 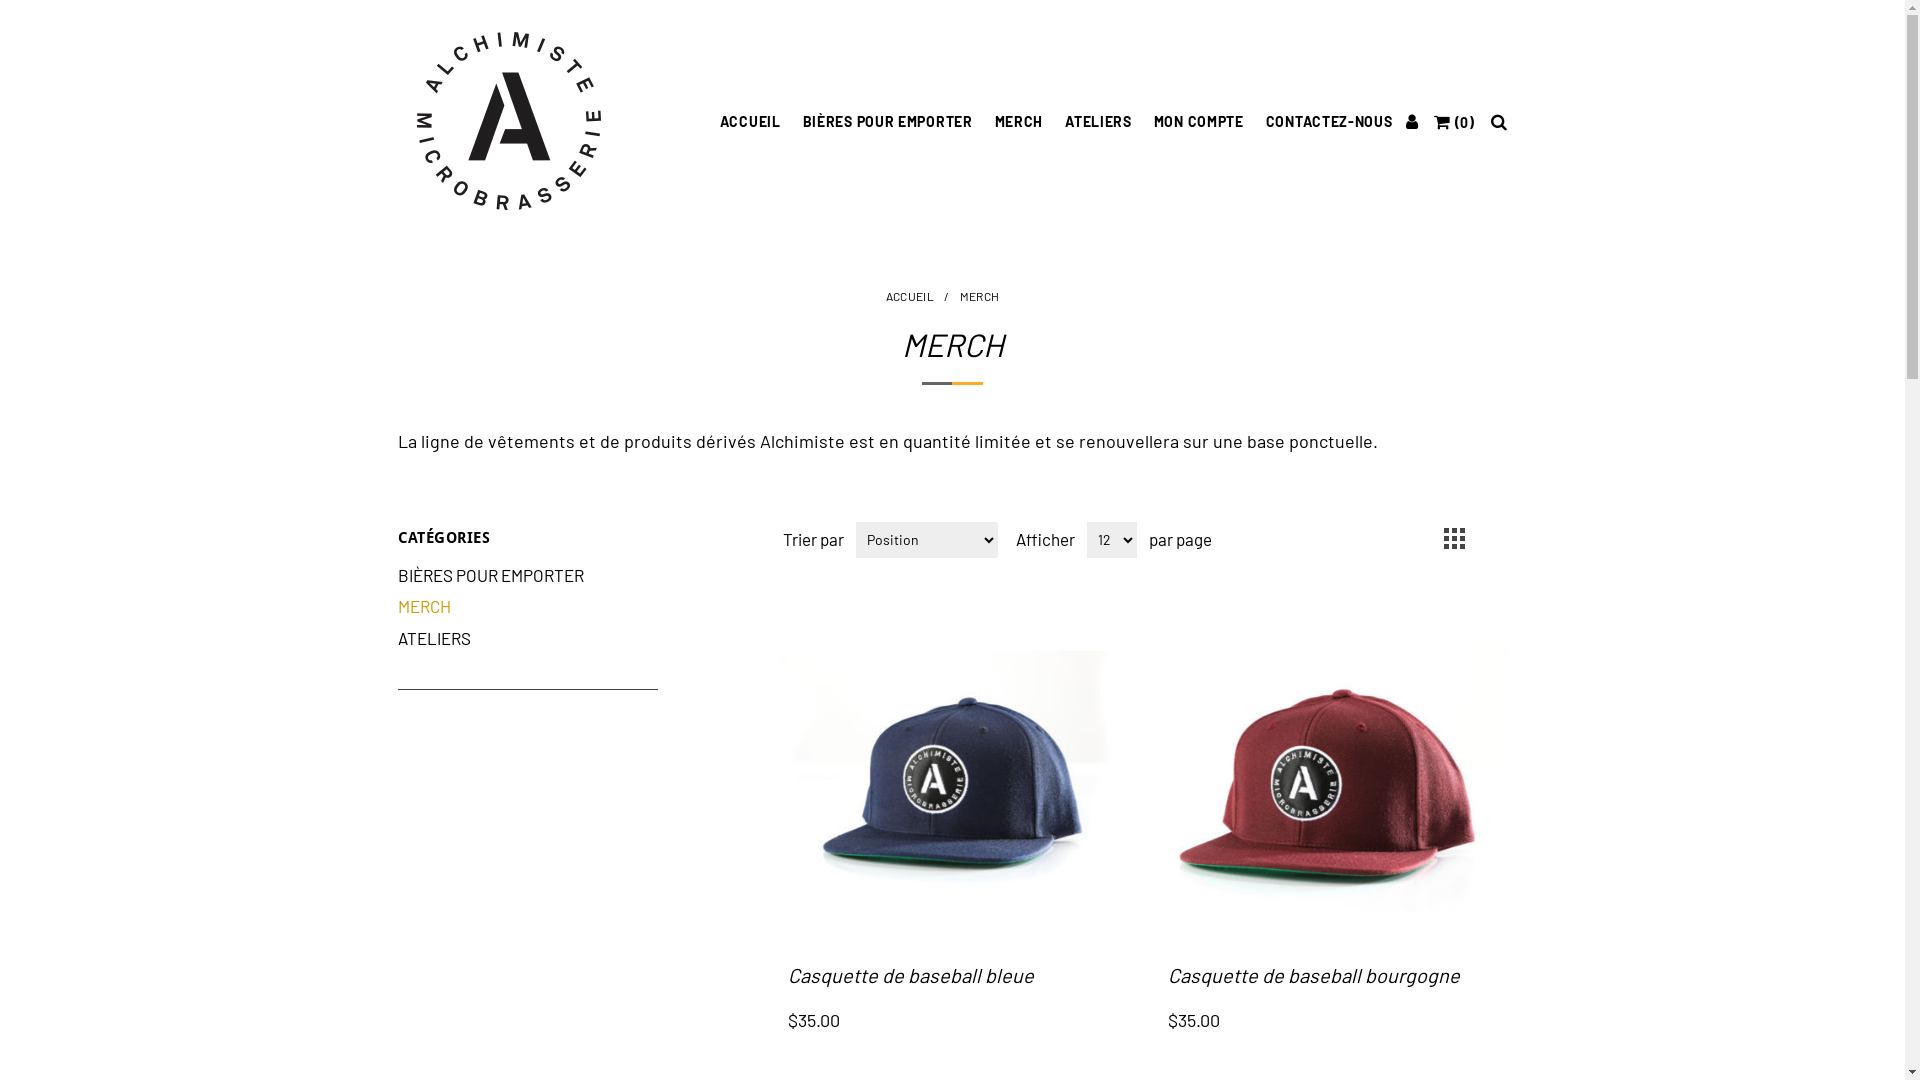 What do you see at coordinates (952, 777) in the screenshot?
I see `'Agrandir l'image de Casquette de baseball bleue'` at bounding box center [952, 777].